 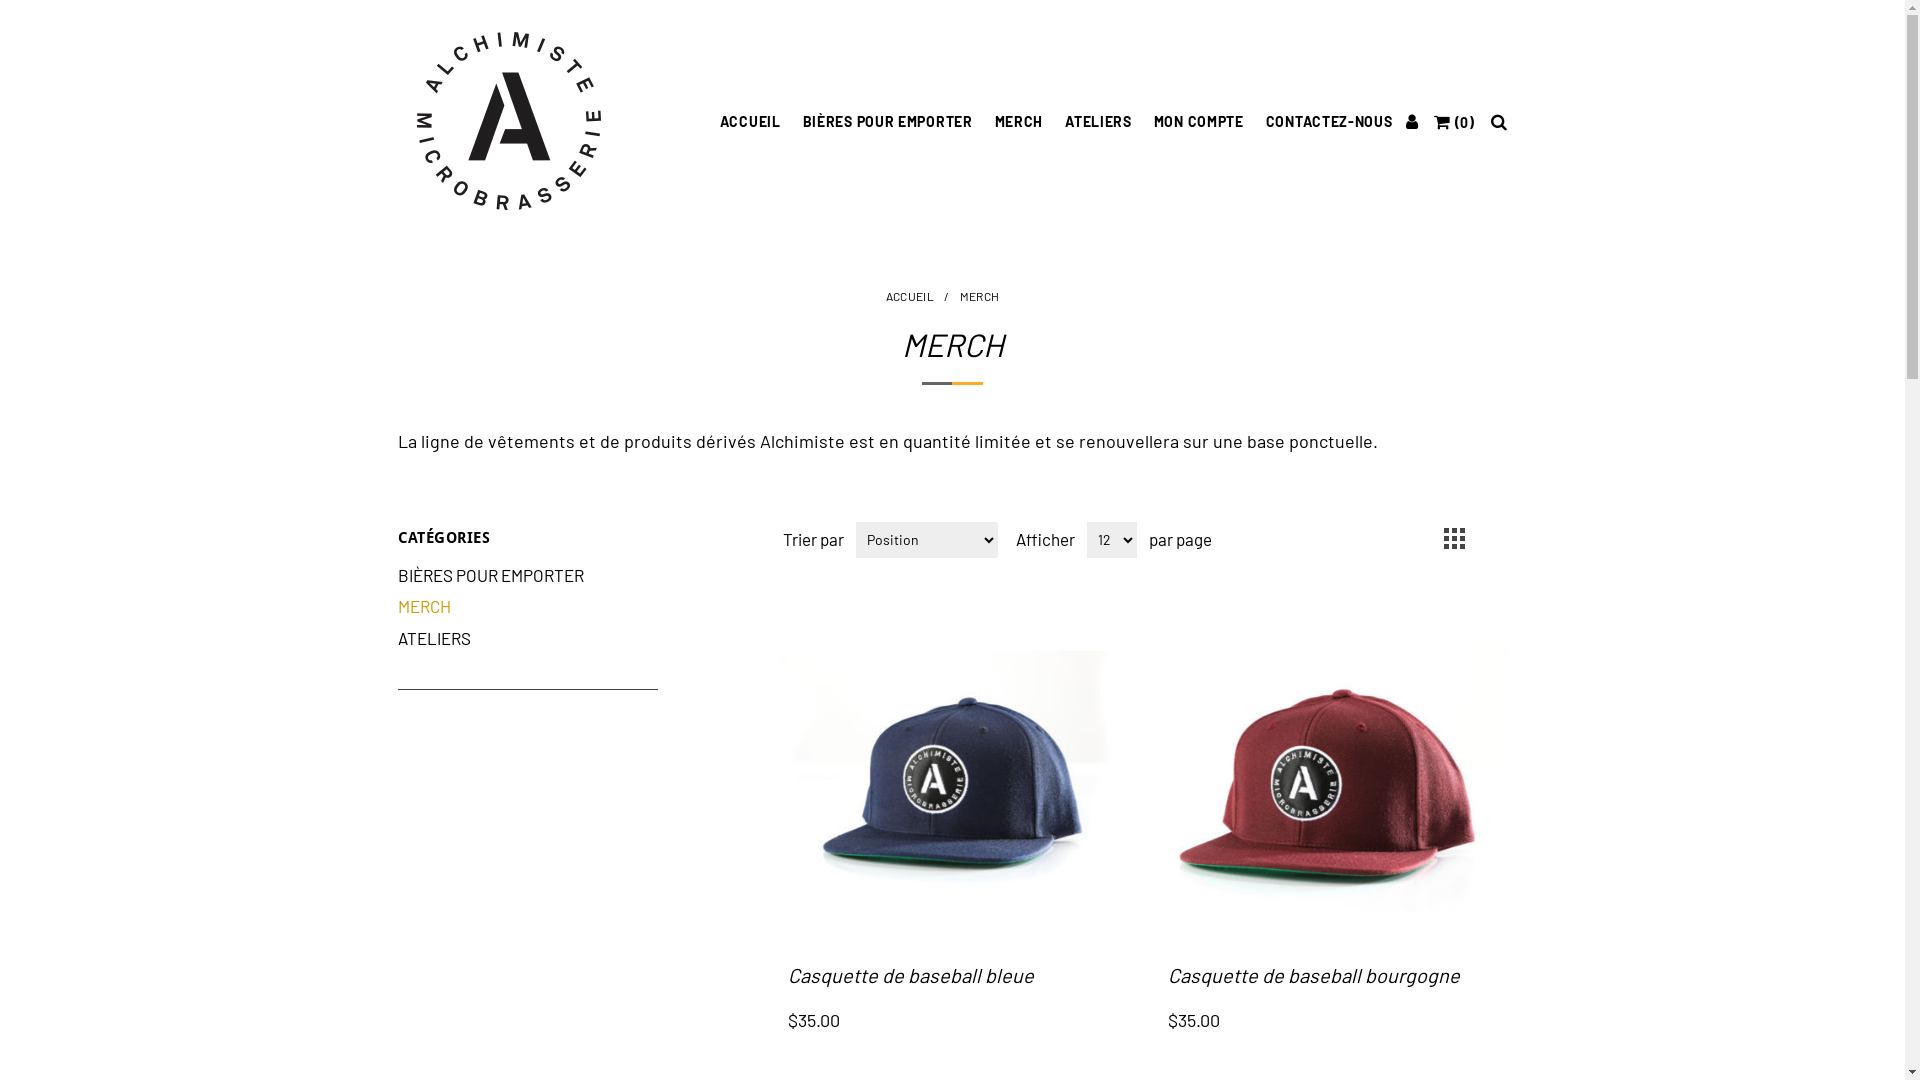 What do you see at coordinates (952, 777) in the screenshot?
I see `'Agrandir l'image de Casquette de baseball bleue'` at bounding box center [952, 777].